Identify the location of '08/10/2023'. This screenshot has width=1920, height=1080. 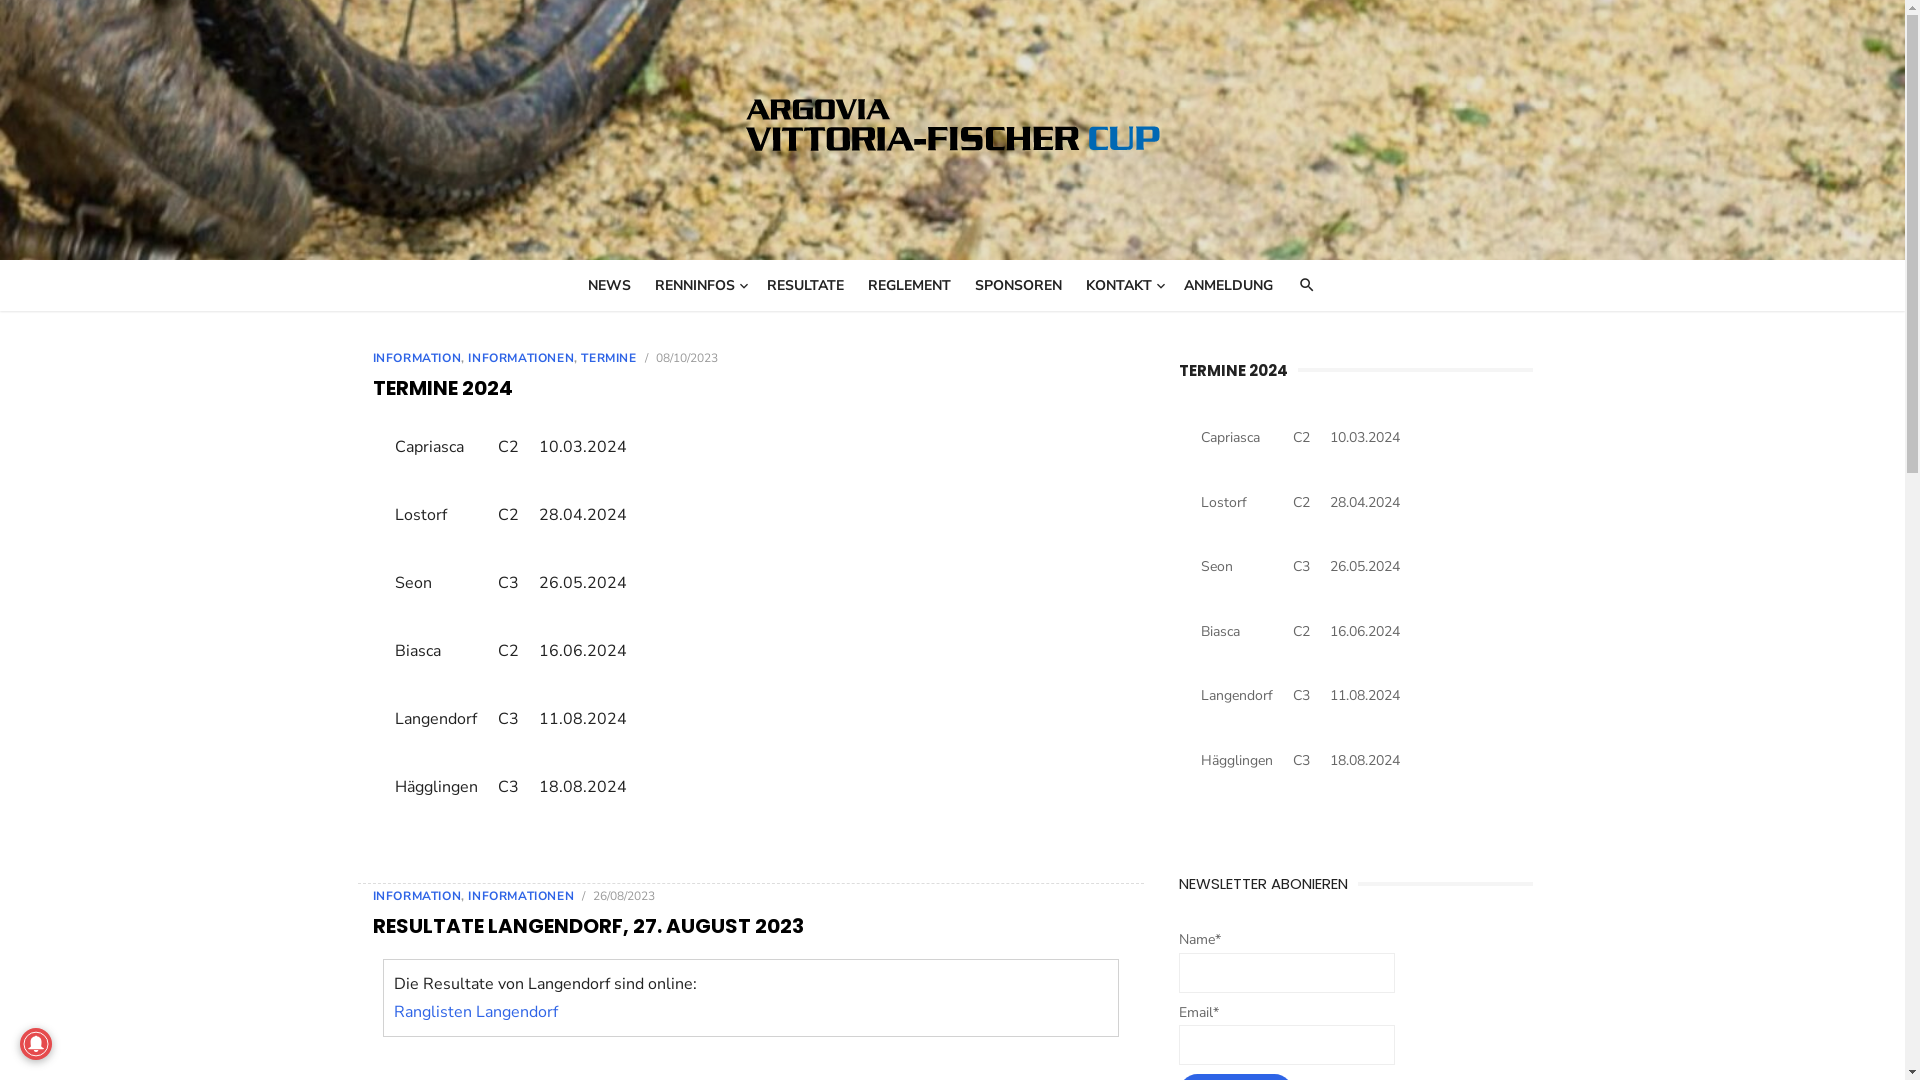
(686, 357).